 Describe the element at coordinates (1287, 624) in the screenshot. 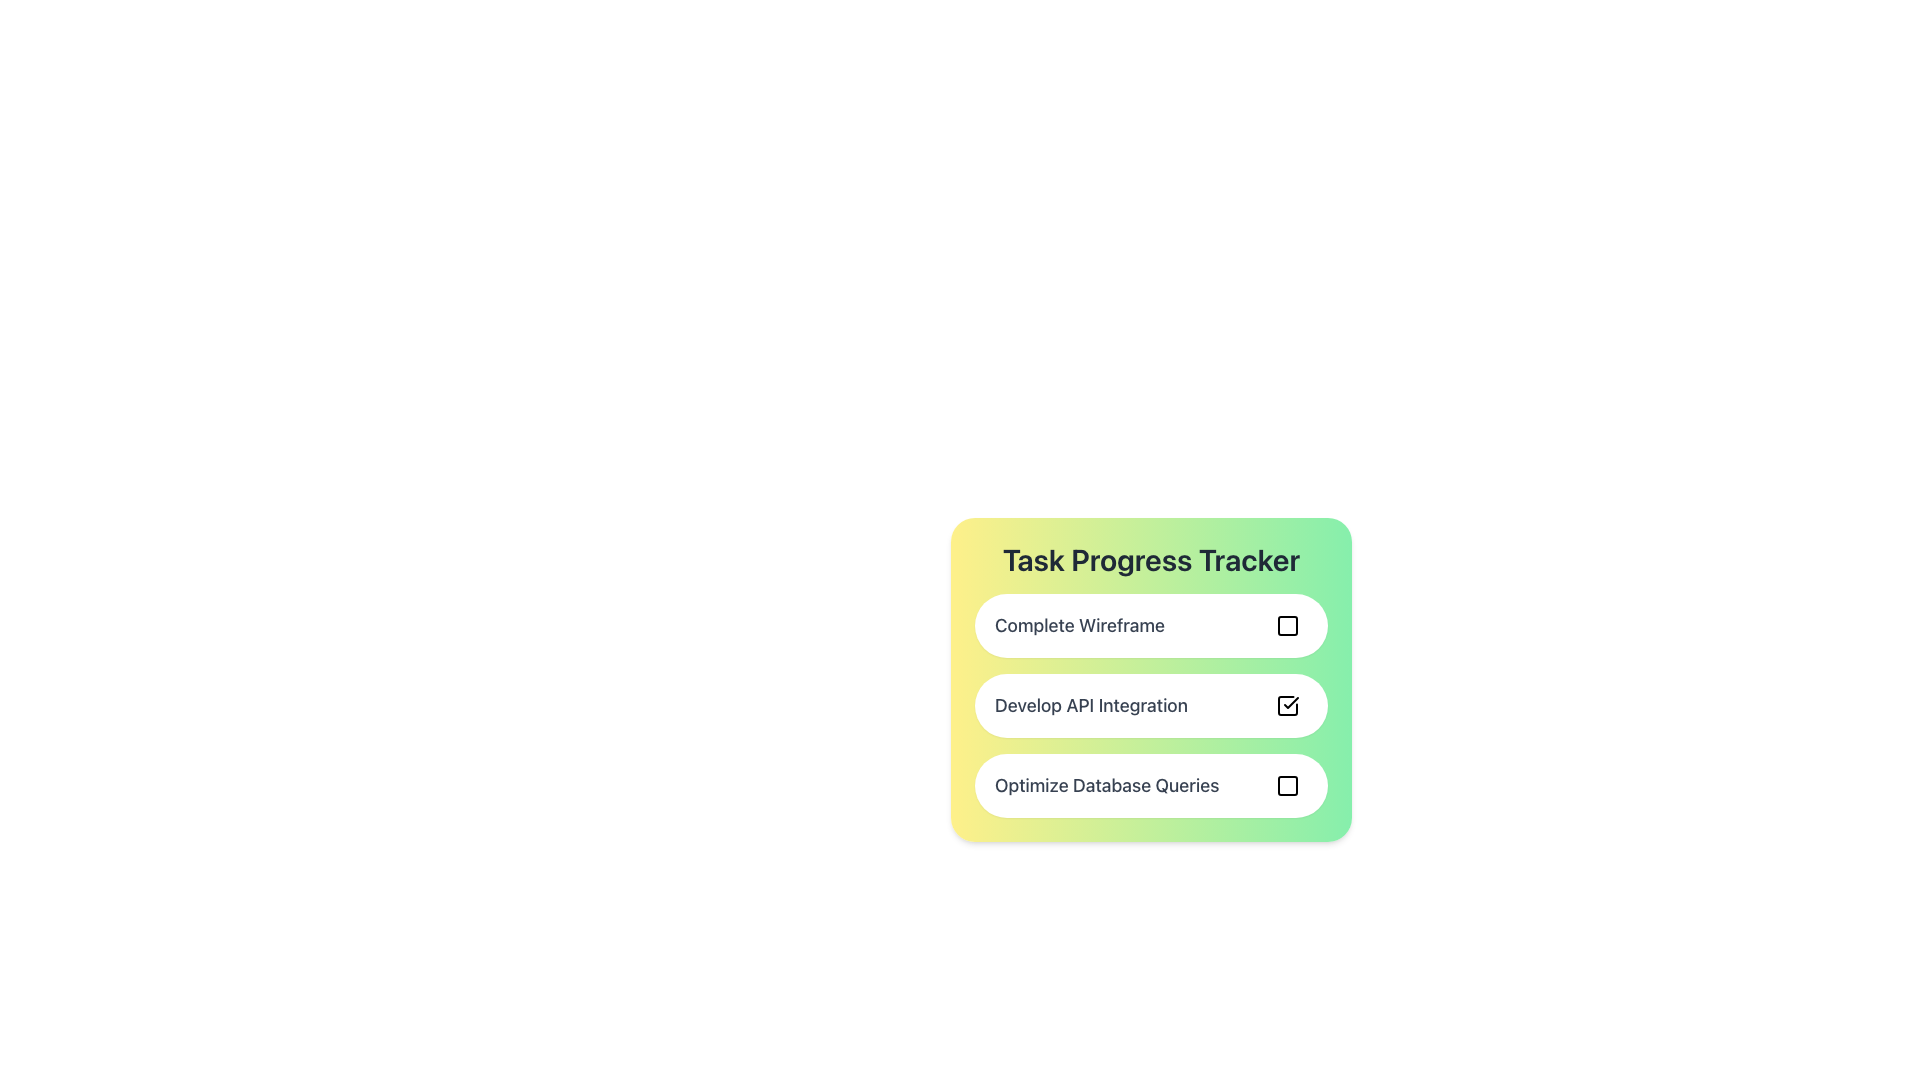

I see `the unchecked checkbox located to the right of the 'Complete Wireframe' label in the 'Task Progress Tracker' section` at that location.